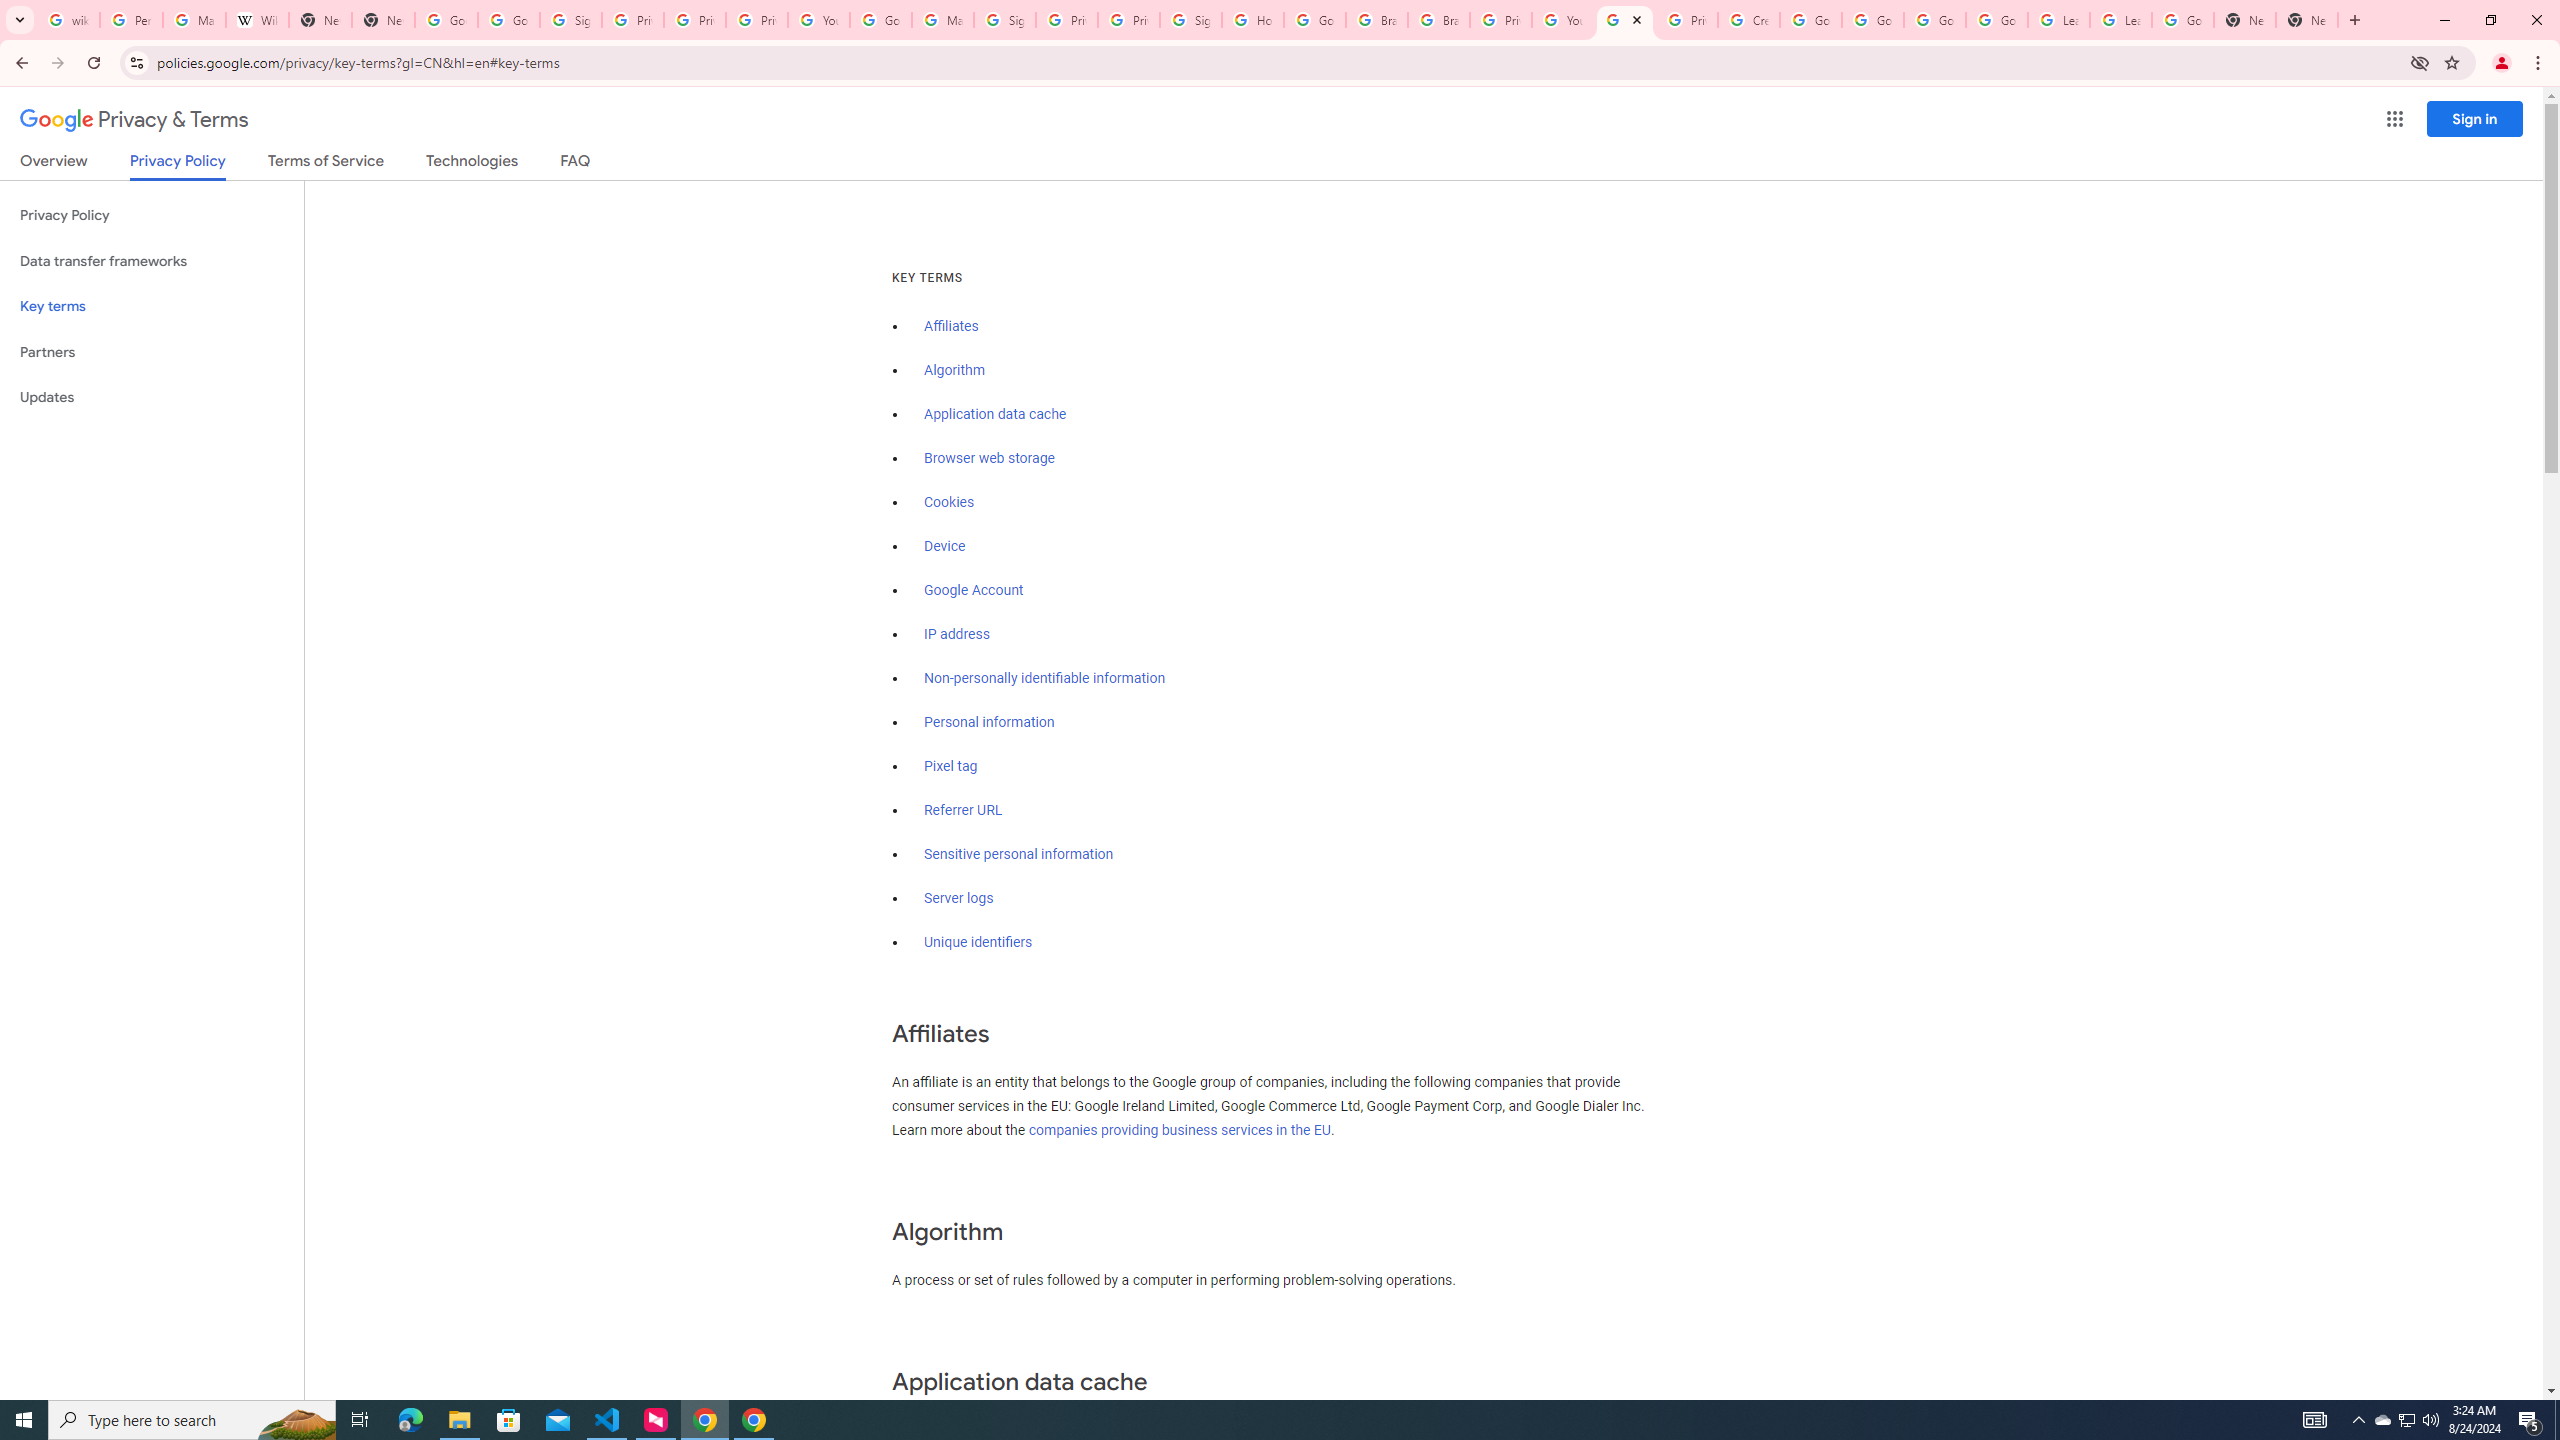 This screenshot has height=1440, width=2560. I want to click on 'New Tab', so click(2307, 19).